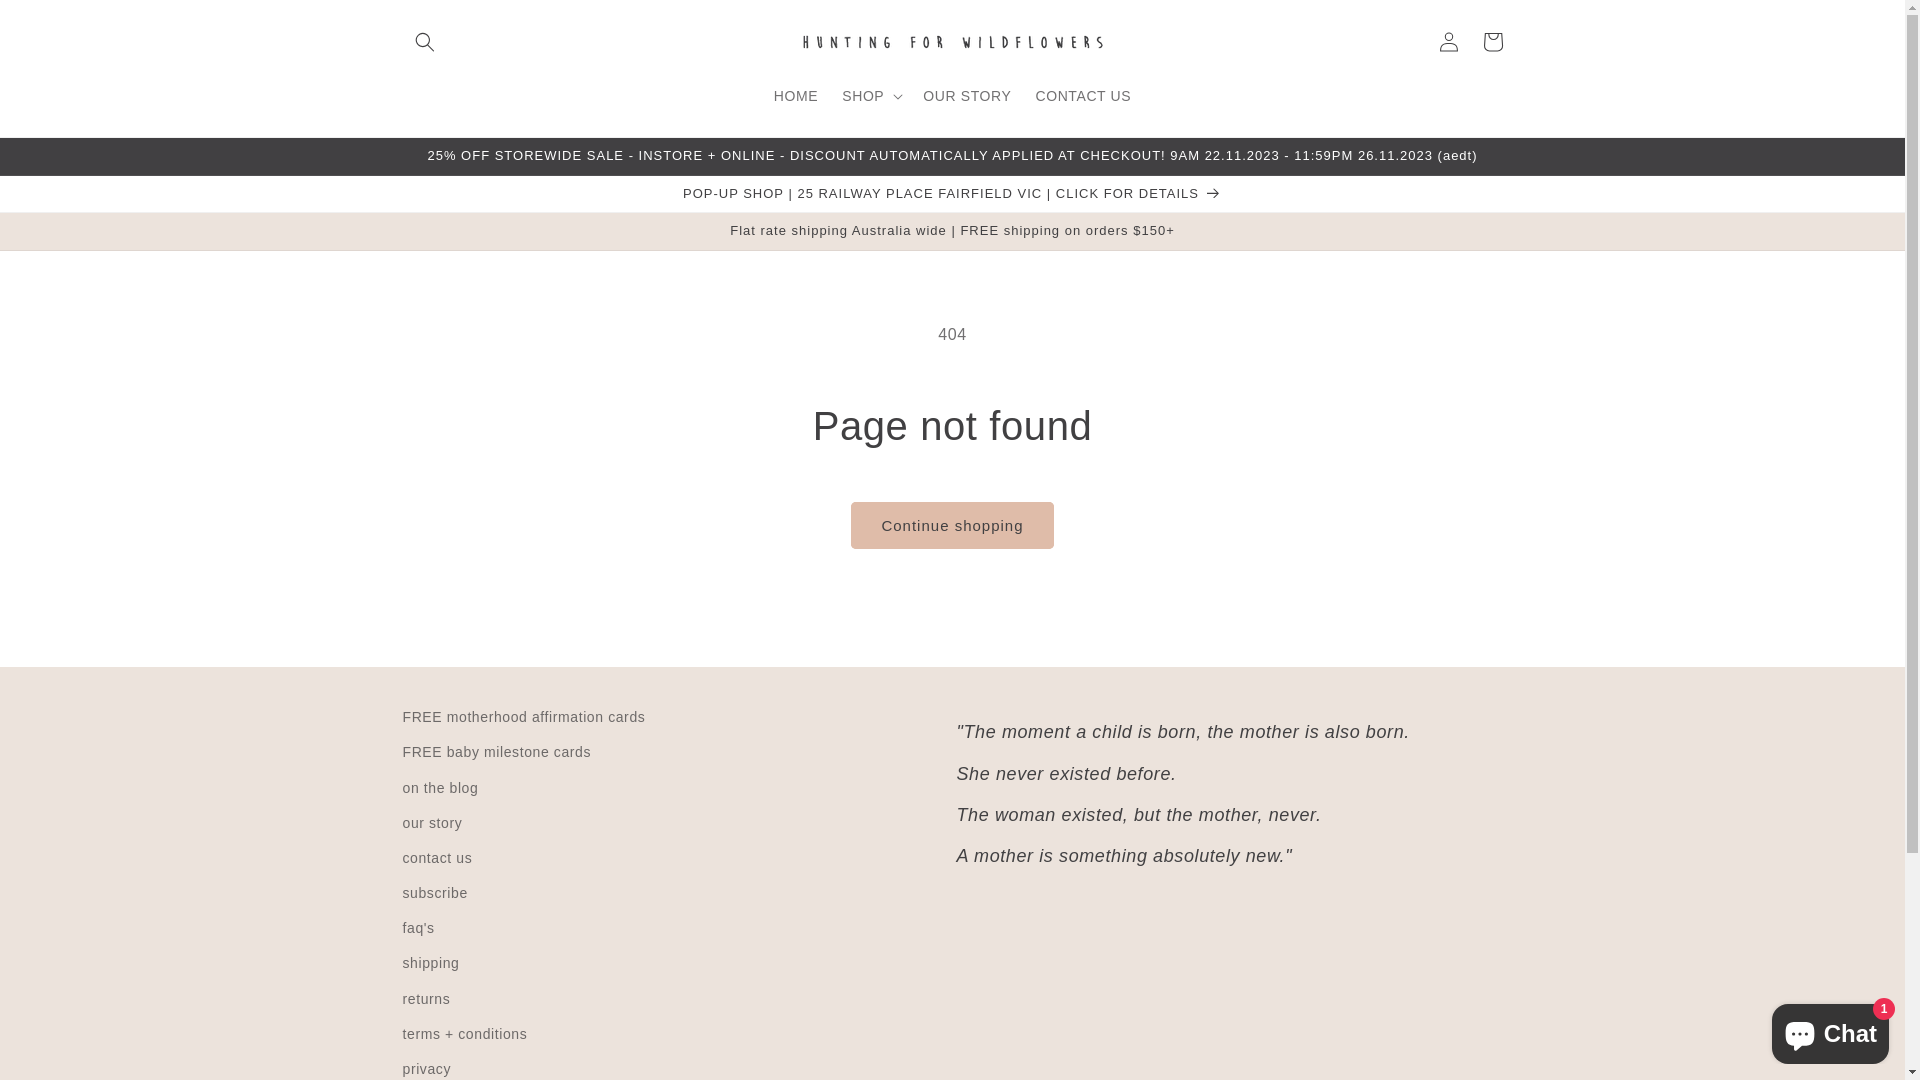 The image size is (1920, 1080). I want to click on 'CONTACT US', so click(1022, 95).